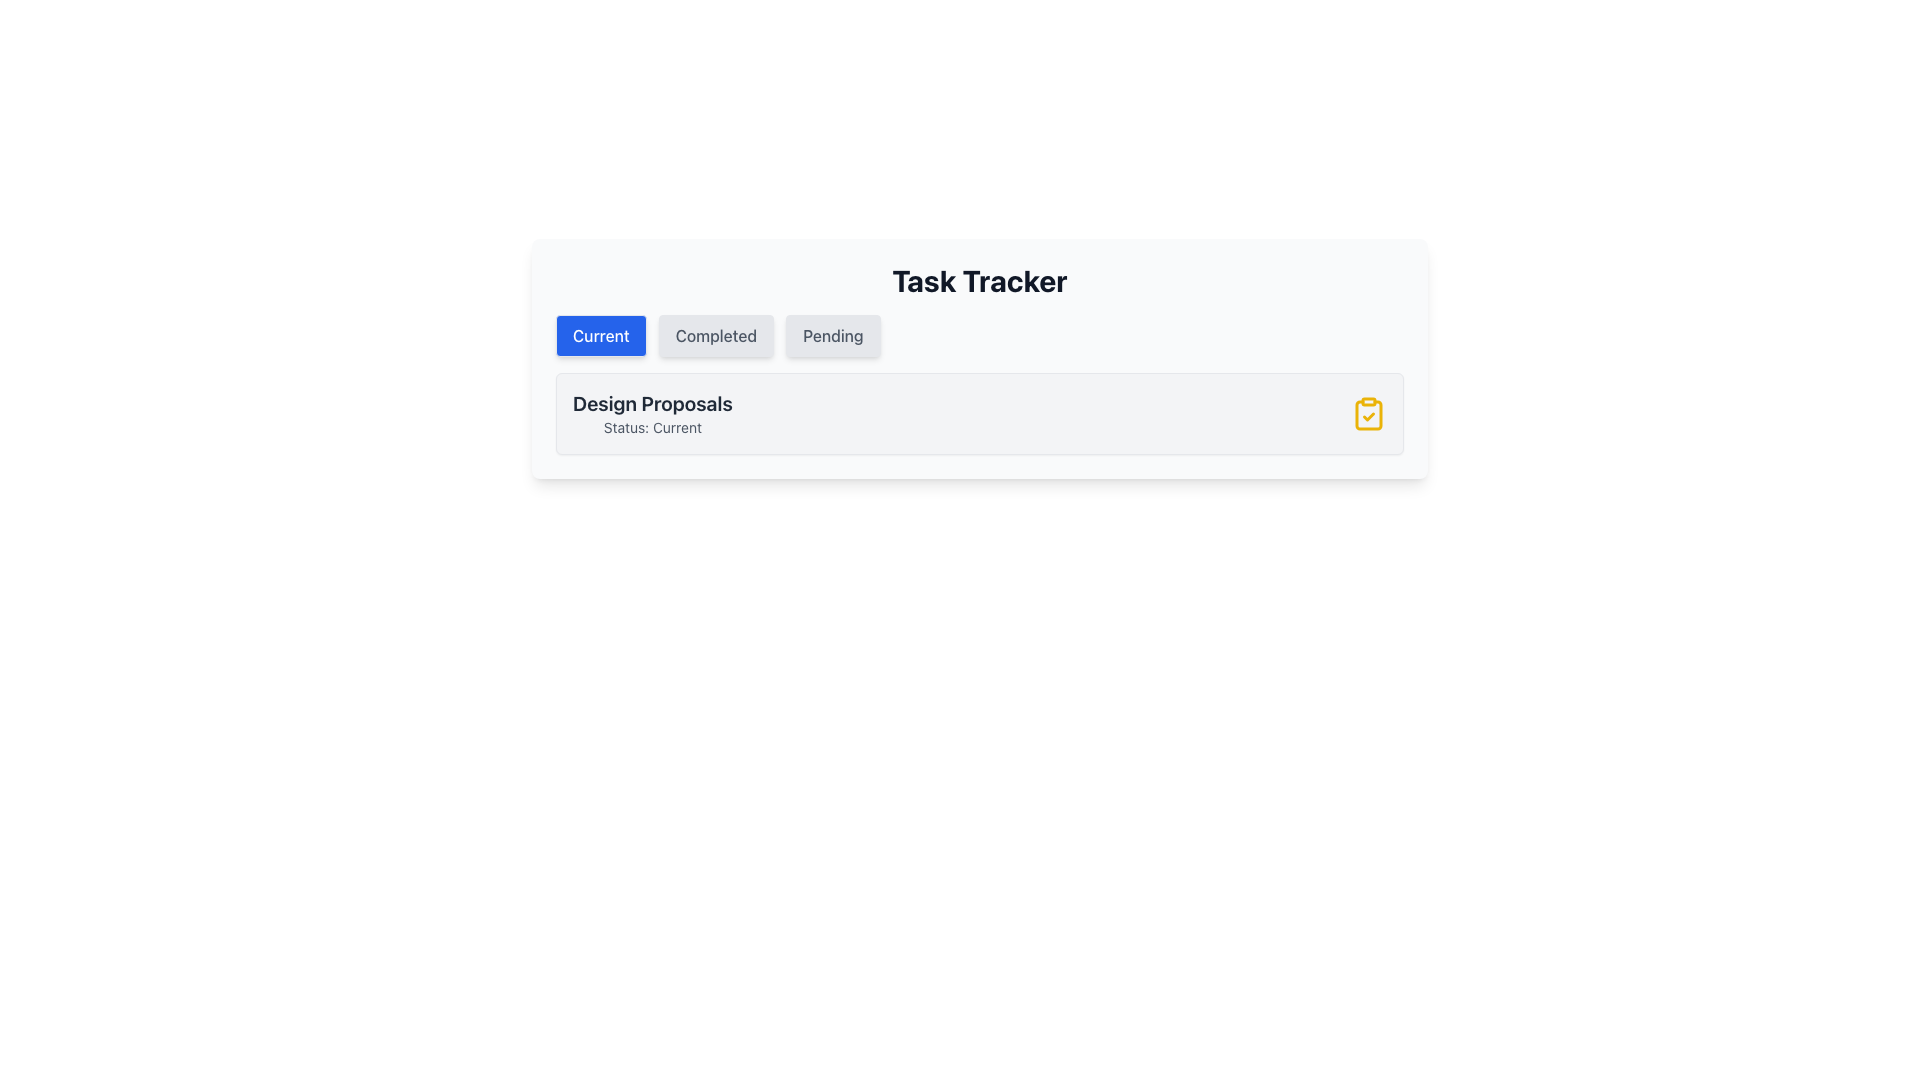 This screenshot has height=1080, width=1920. I want to click on the text element reading 'Design Proposals', which is styled with a large bold font in dark gray and positioned above 'Status: Current', so click(652, 404).